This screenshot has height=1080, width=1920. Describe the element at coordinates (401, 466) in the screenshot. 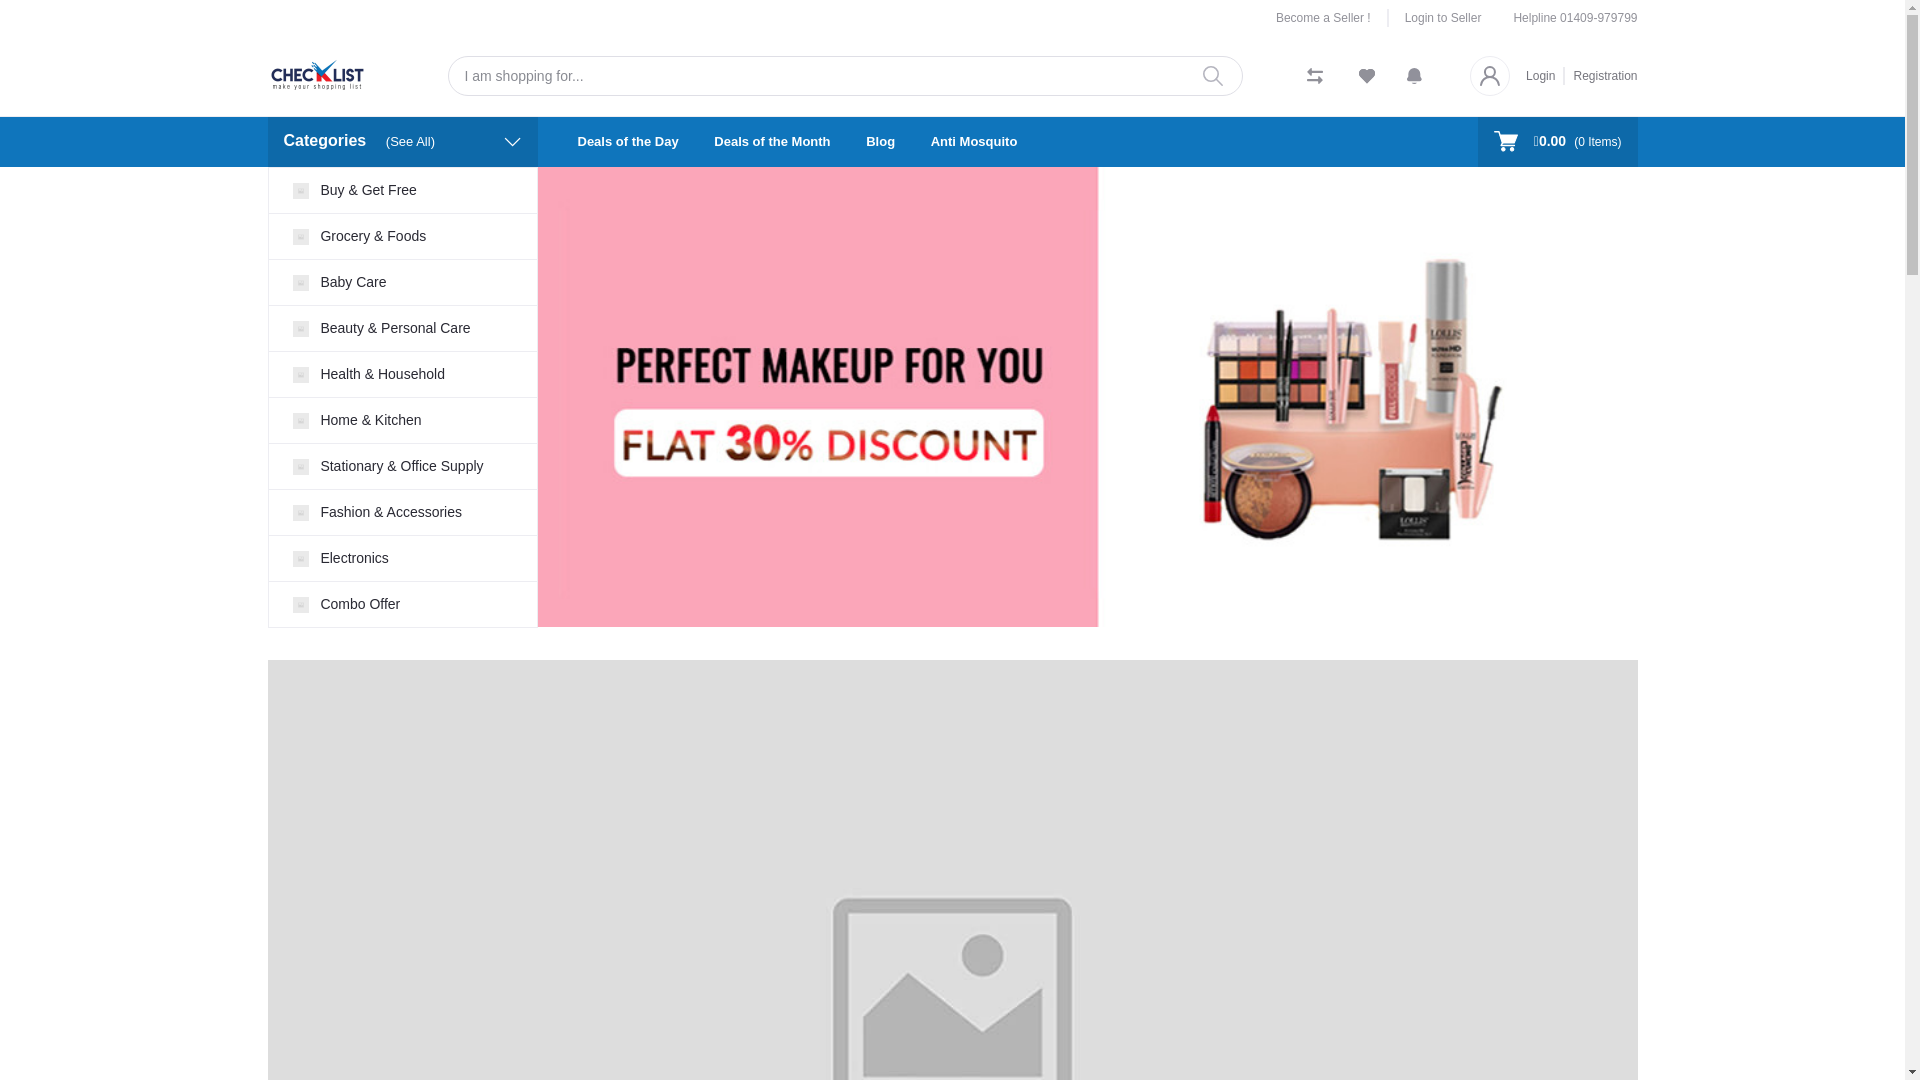

I see `'Stationary & Office Supply'` at that location.